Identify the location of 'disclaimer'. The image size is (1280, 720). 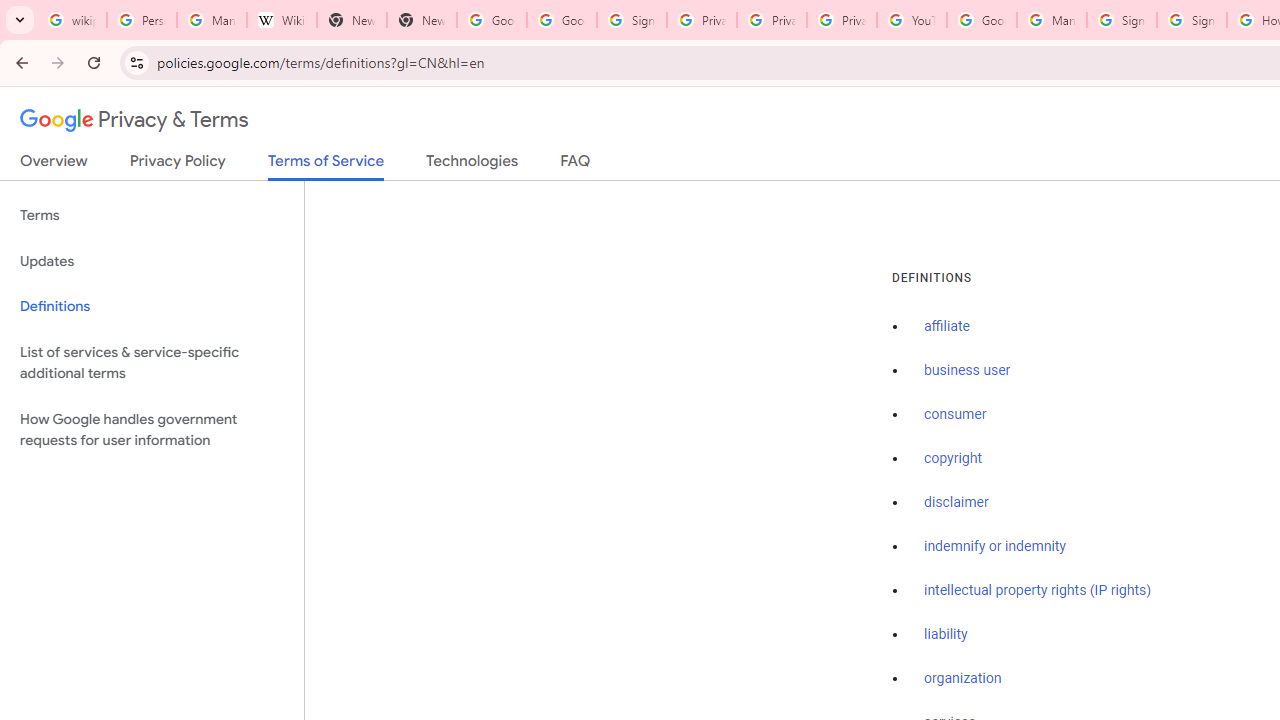
(955, 501).